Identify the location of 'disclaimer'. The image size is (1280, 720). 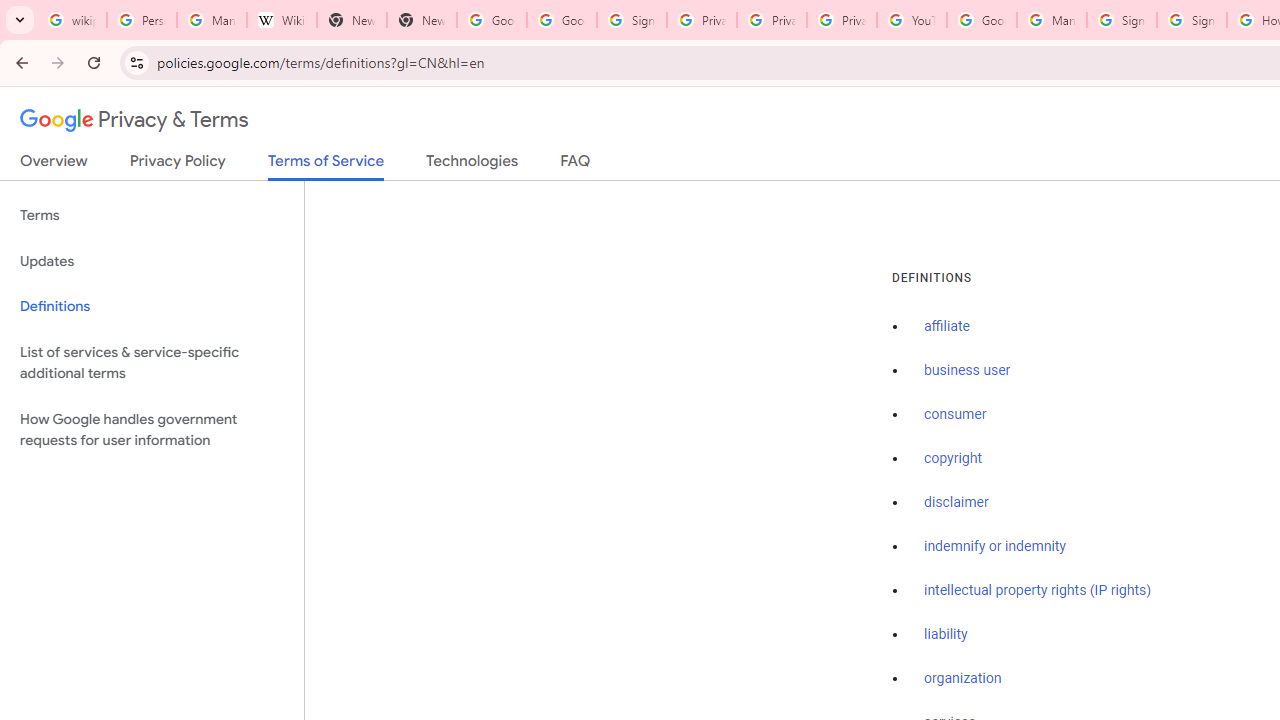
(955, 501).